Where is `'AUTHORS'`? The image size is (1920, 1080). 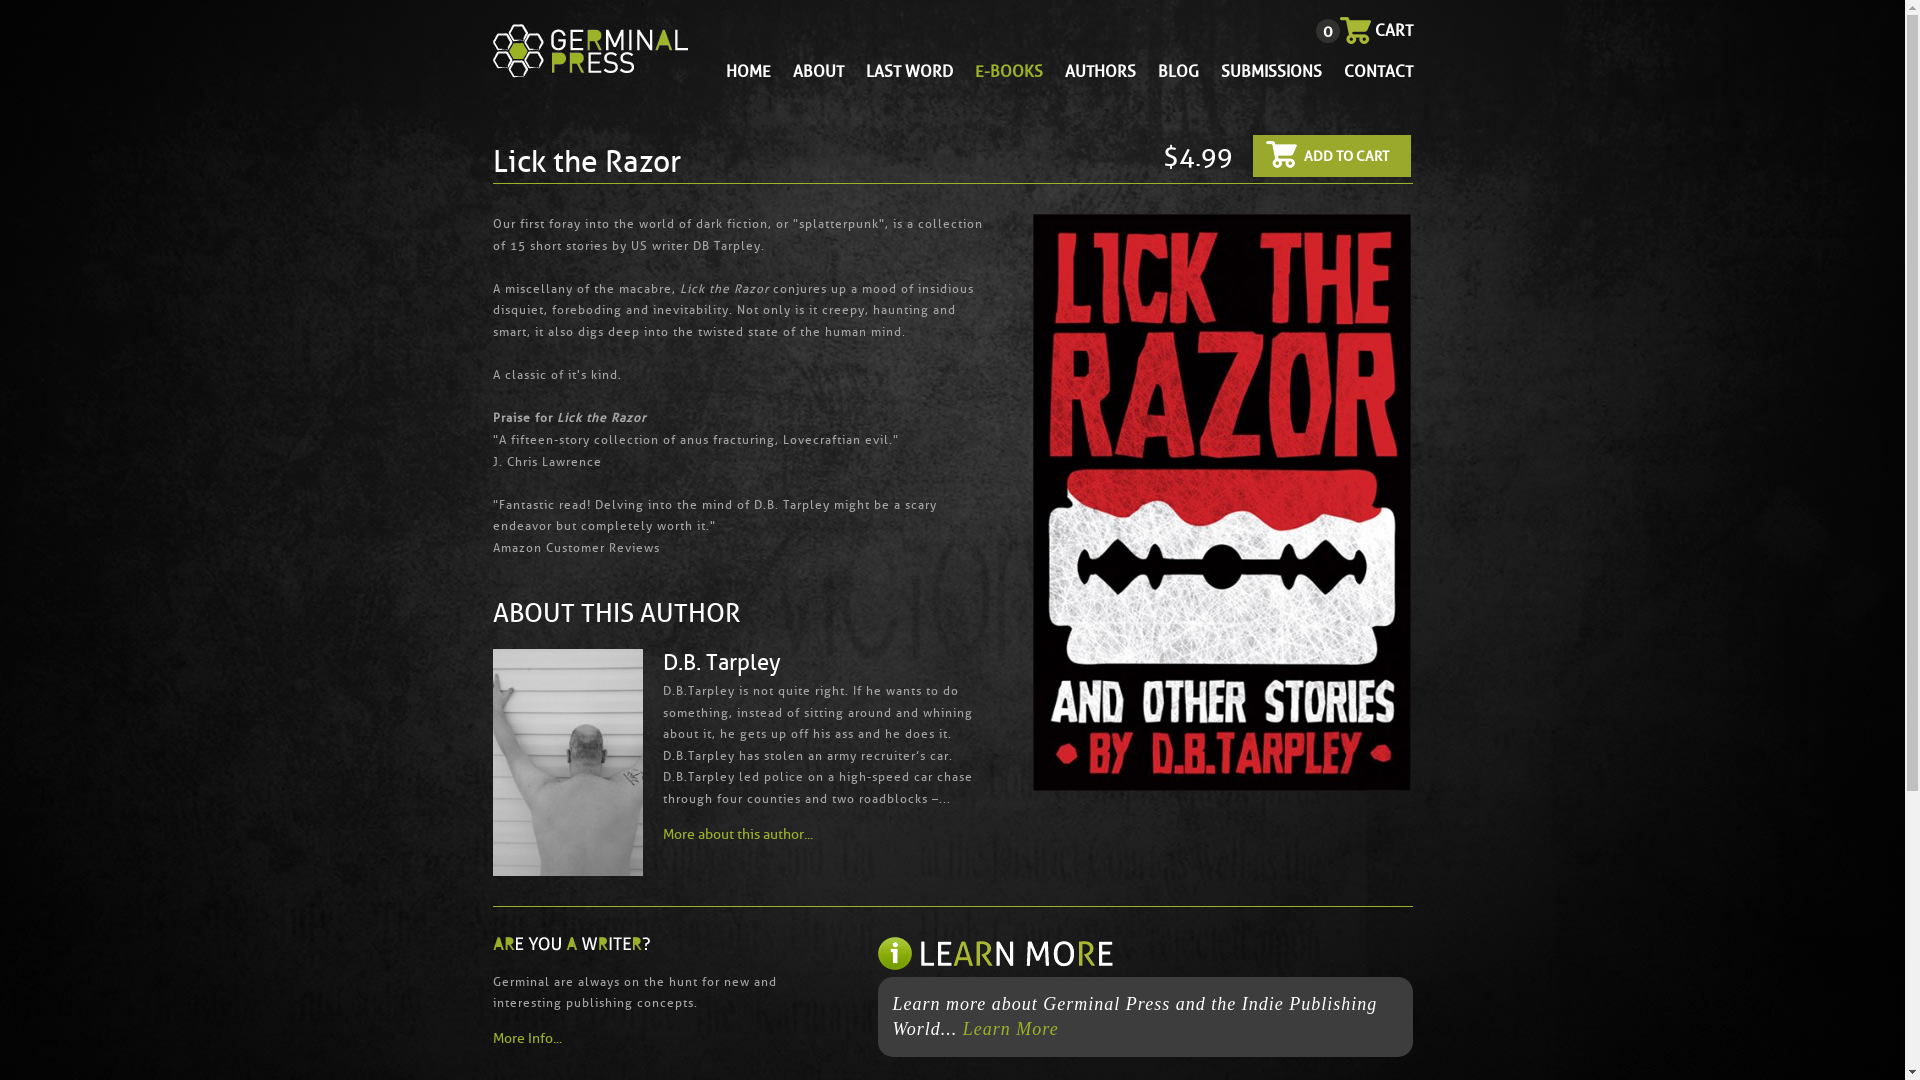
'AUTHORS' is located at coordinates (1098, 70).